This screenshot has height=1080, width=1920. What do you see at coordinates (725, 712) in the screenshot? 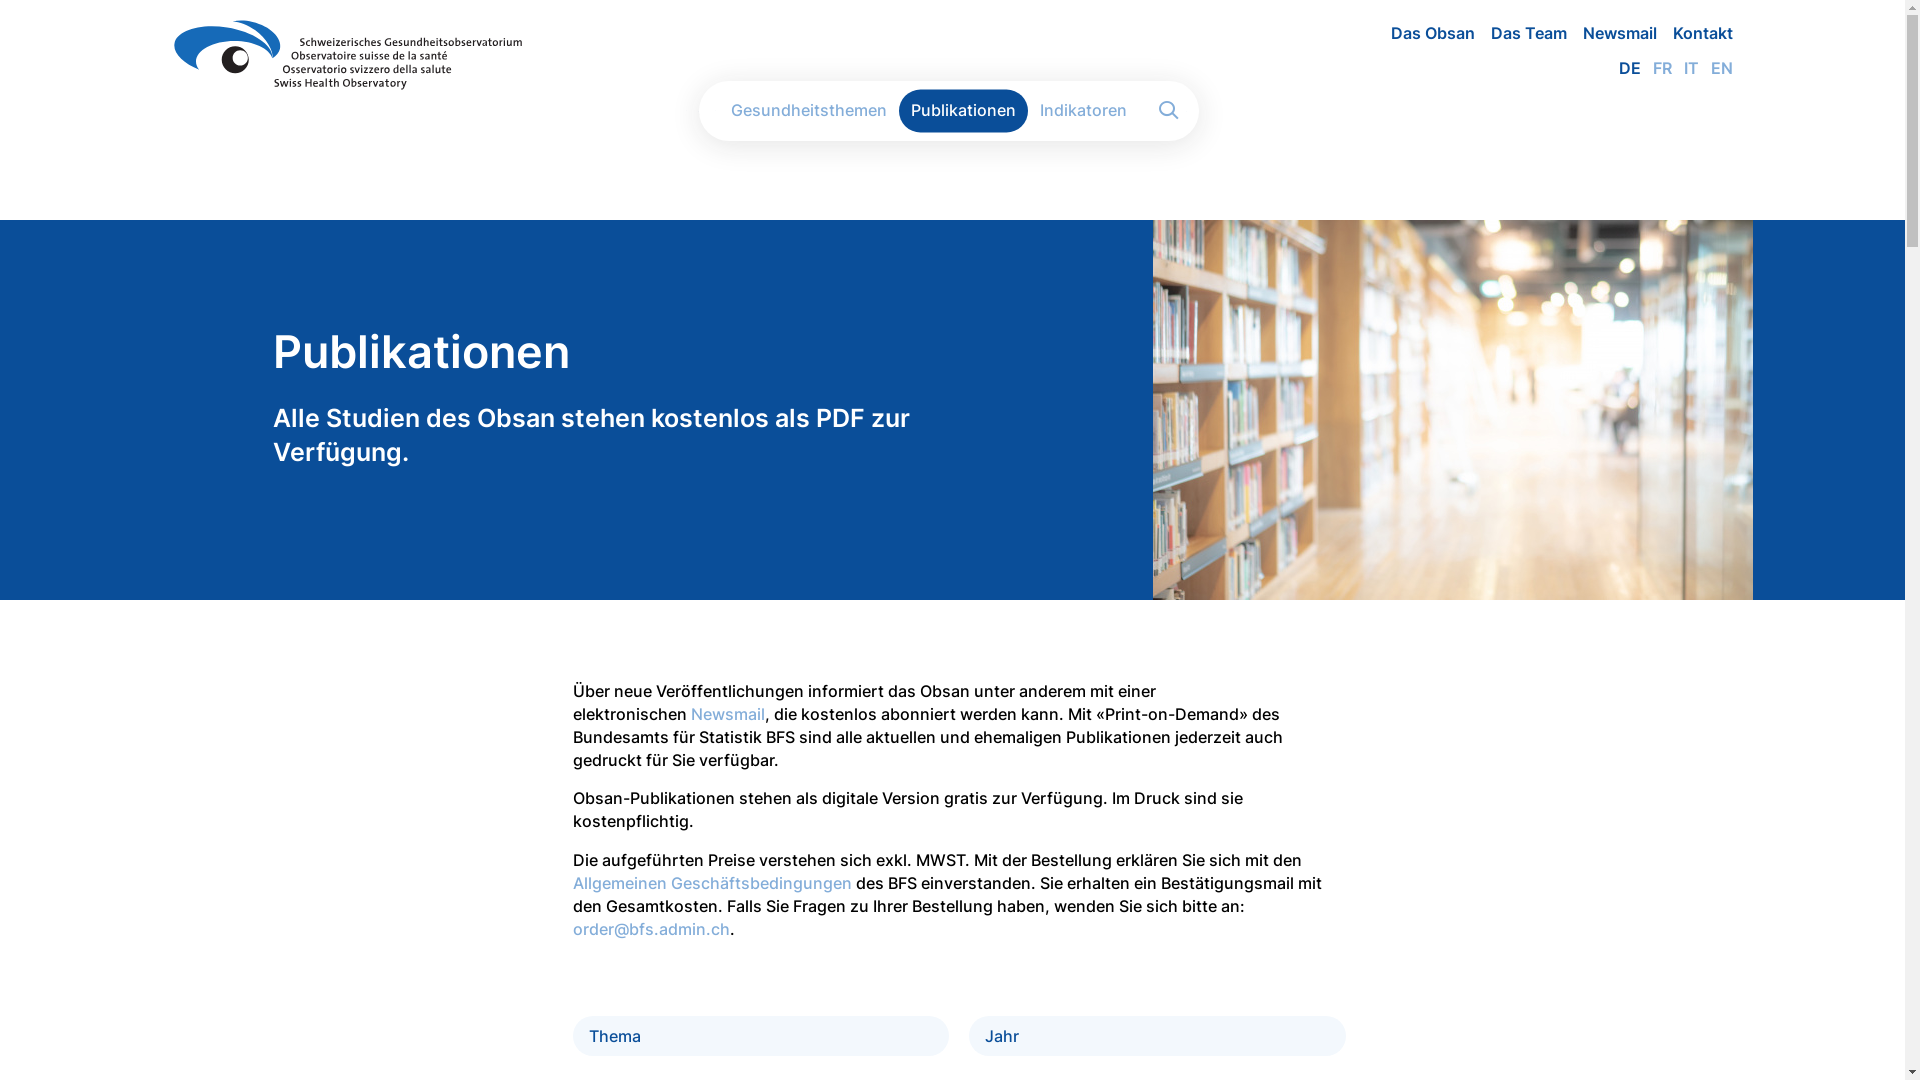
I see `'Newsmail'` at bounding box center [725, 712].